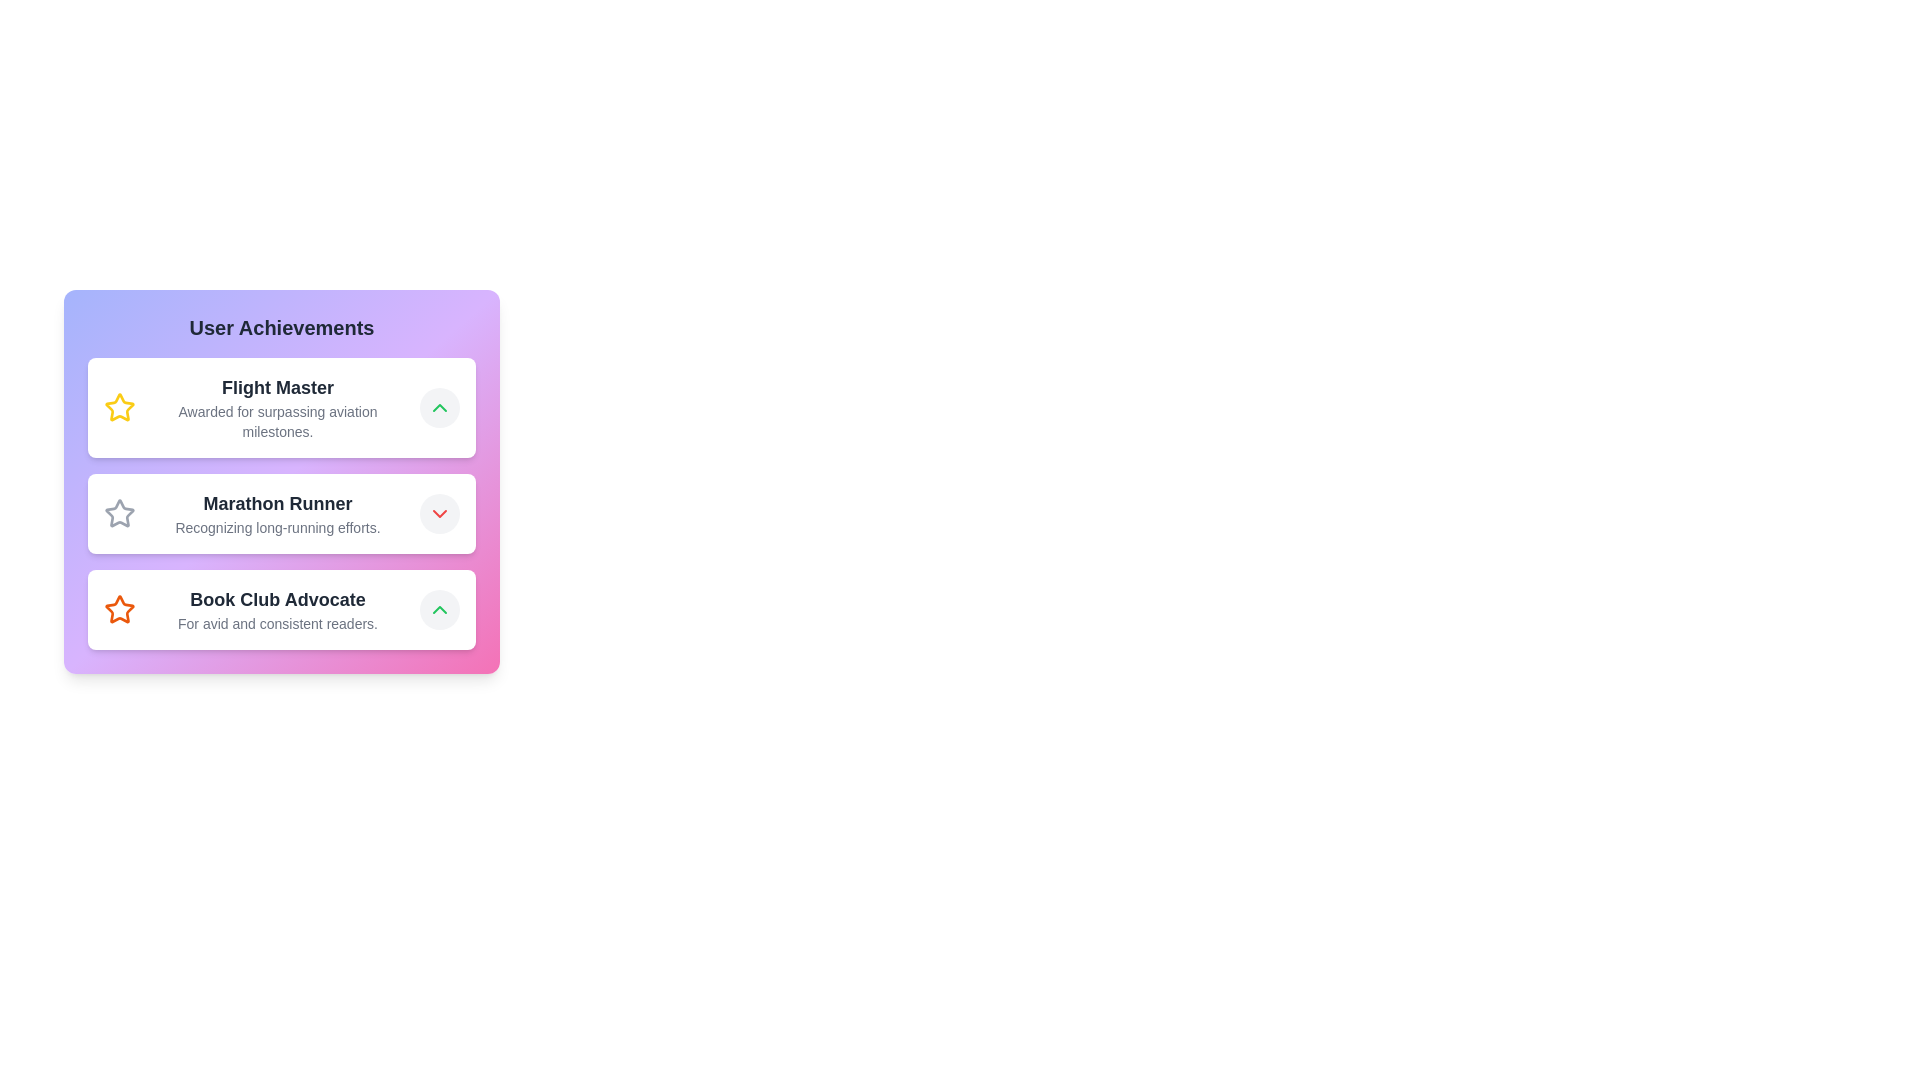 Image resolution: width=1920 pixels, height=1080 pixels. Describe the element at coordinates (281, 407) in the screenshot. I see `descriptive text 'Awarded for surpassing aviation milestones.' from the Achievement display card titled 'Flight Master', which is the topmost item in the list of user achievements` at that location.